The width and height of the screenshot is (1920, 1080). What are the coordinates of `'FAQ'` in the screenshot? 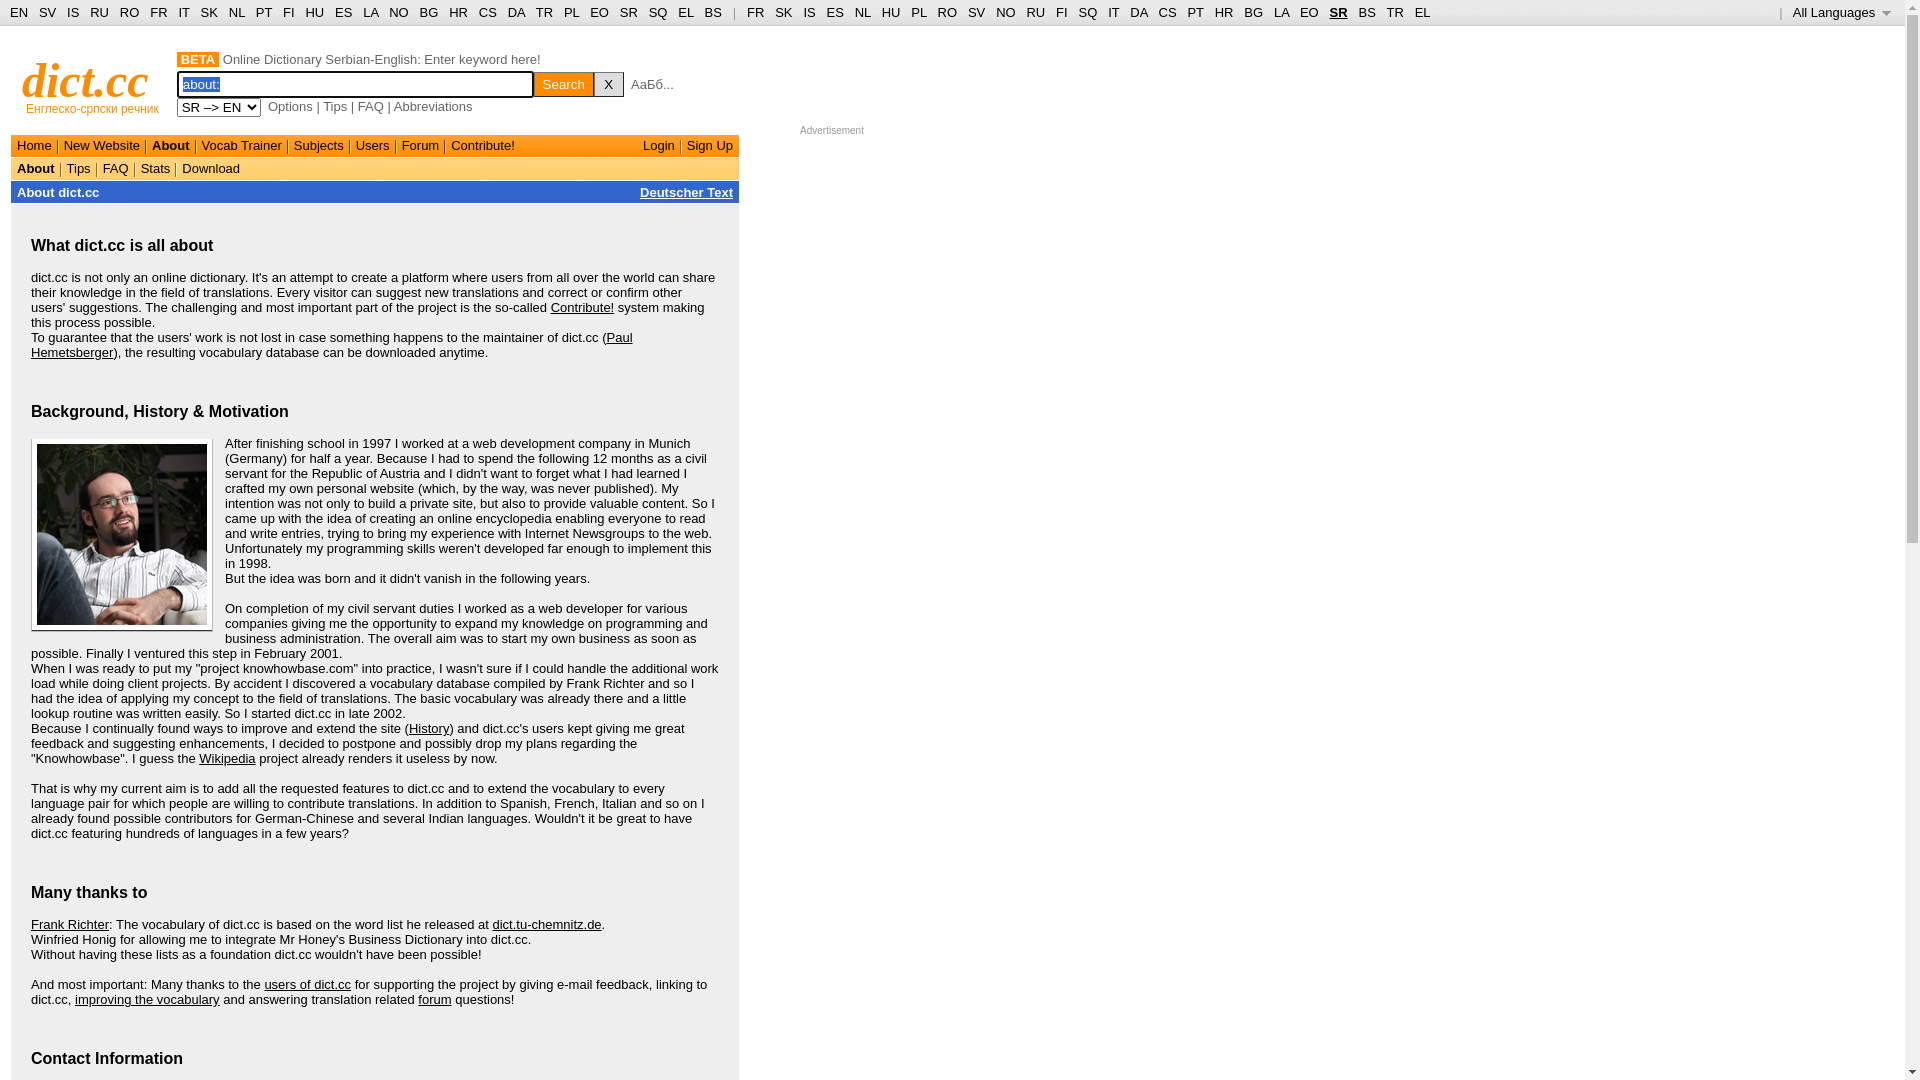 It's located at (370, 106).